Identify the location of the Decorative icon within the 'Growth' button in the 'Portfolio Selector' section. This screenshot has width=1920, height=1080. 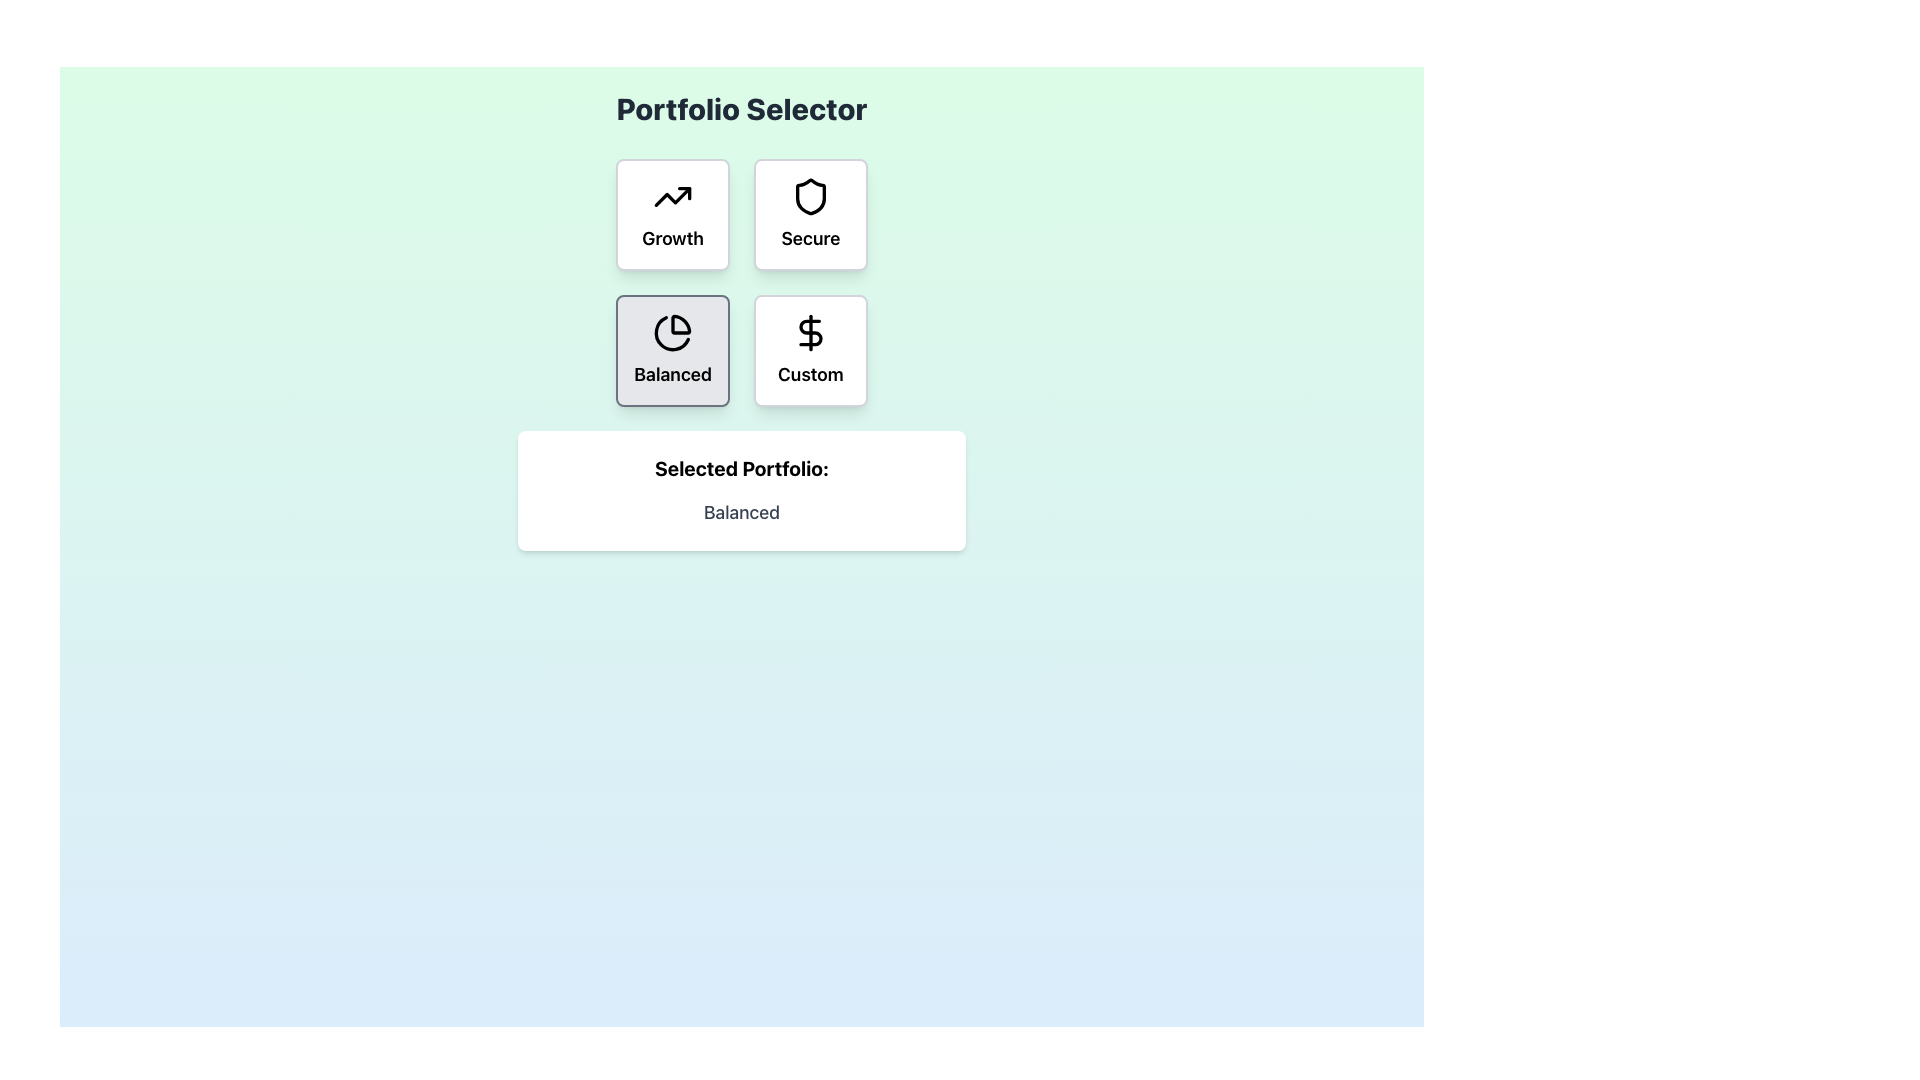
(673, 196).